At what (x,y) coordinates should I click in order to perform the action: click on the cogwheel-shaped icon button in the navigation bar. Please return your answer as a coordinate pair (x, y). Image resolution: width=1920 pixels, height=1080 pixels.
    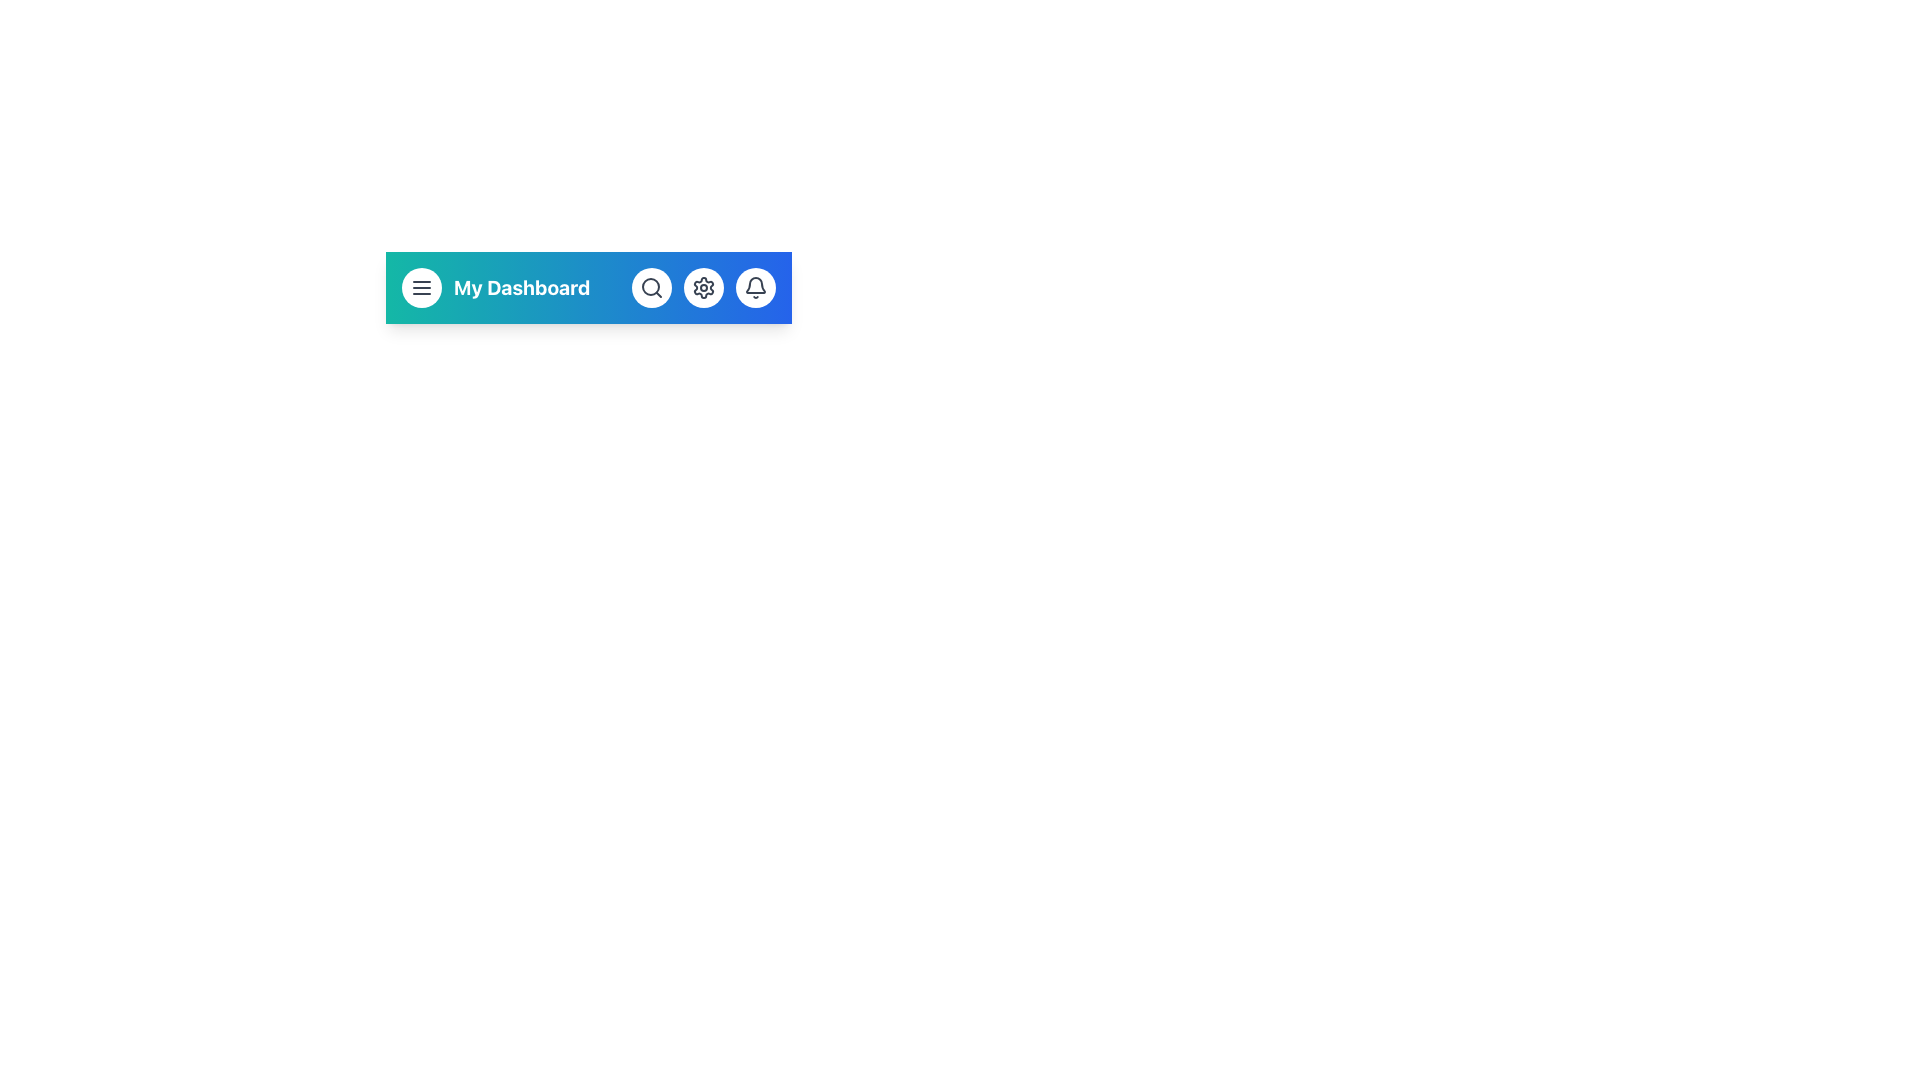
    Looking at the image, I should click on (704, 288).